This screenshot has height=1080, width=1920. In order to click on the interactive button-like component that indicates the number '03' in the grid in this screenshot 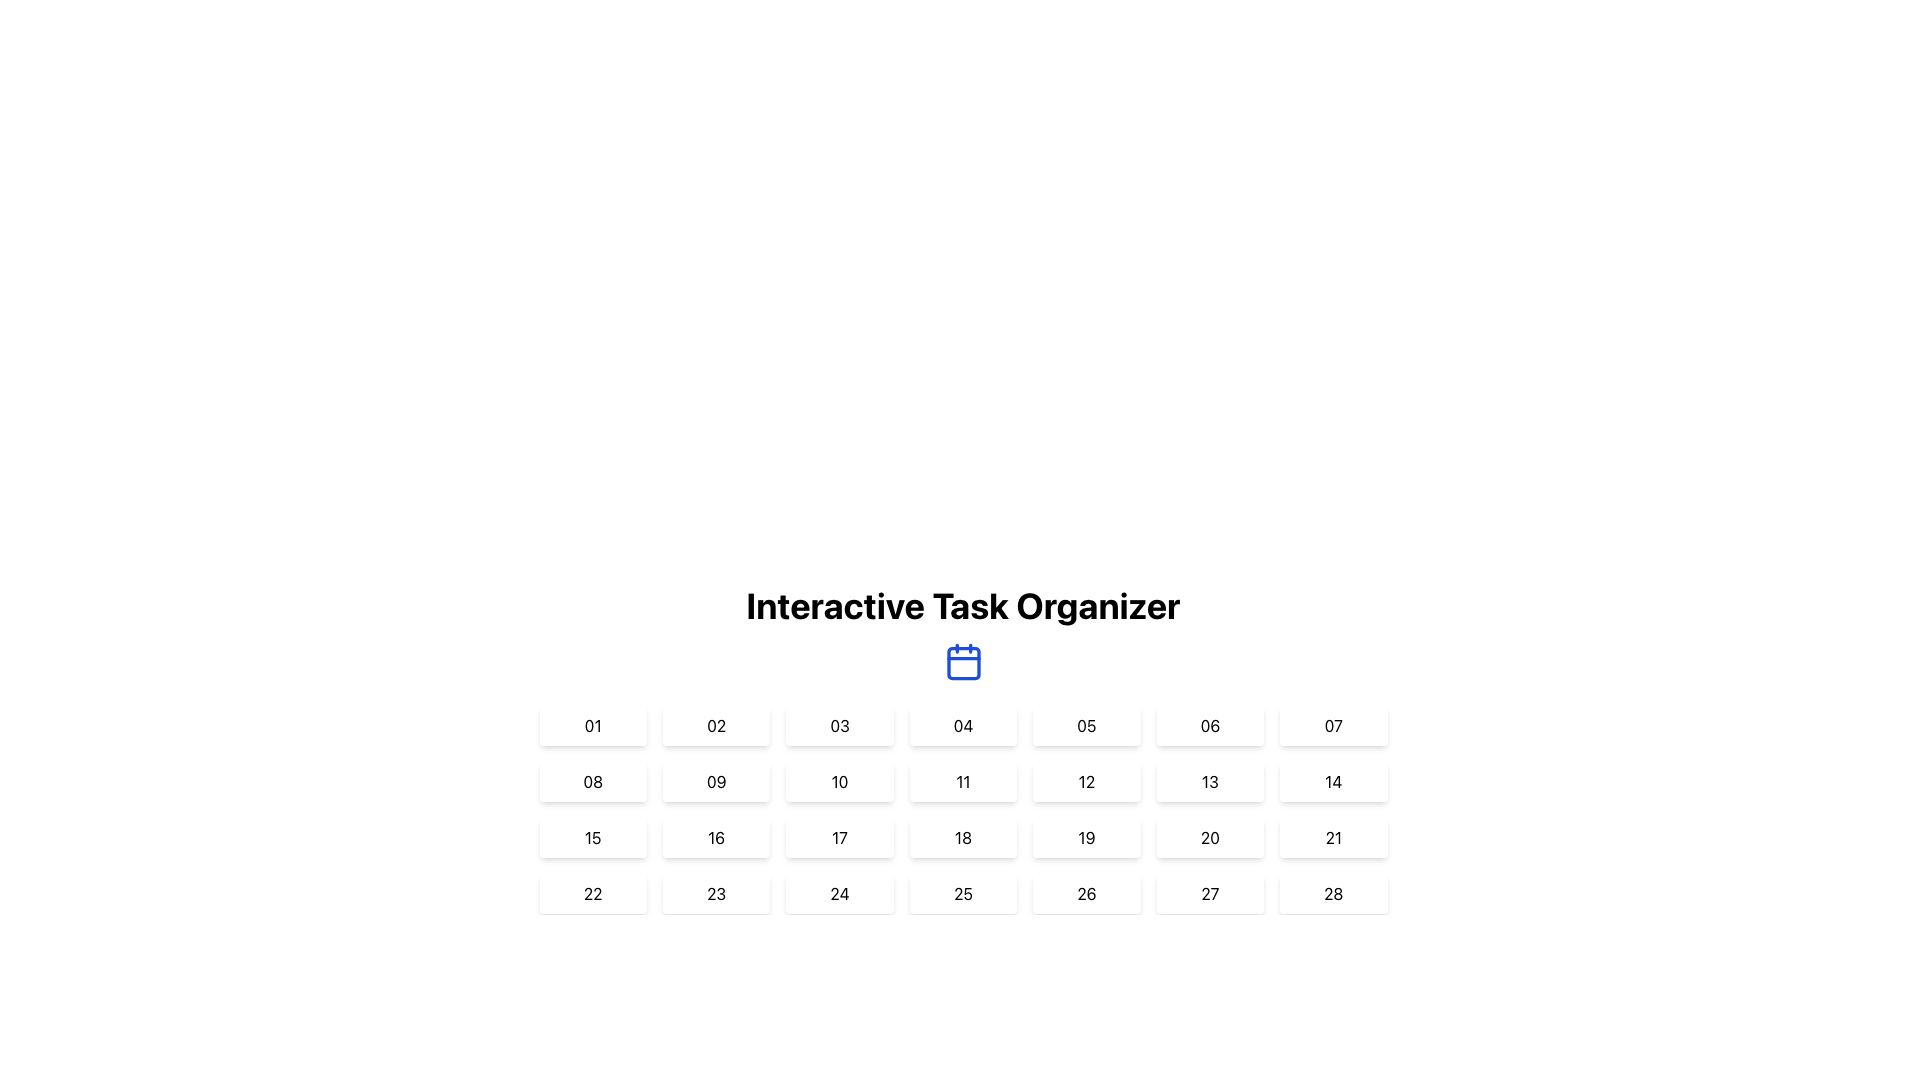, I will do `click(840, 725)`.